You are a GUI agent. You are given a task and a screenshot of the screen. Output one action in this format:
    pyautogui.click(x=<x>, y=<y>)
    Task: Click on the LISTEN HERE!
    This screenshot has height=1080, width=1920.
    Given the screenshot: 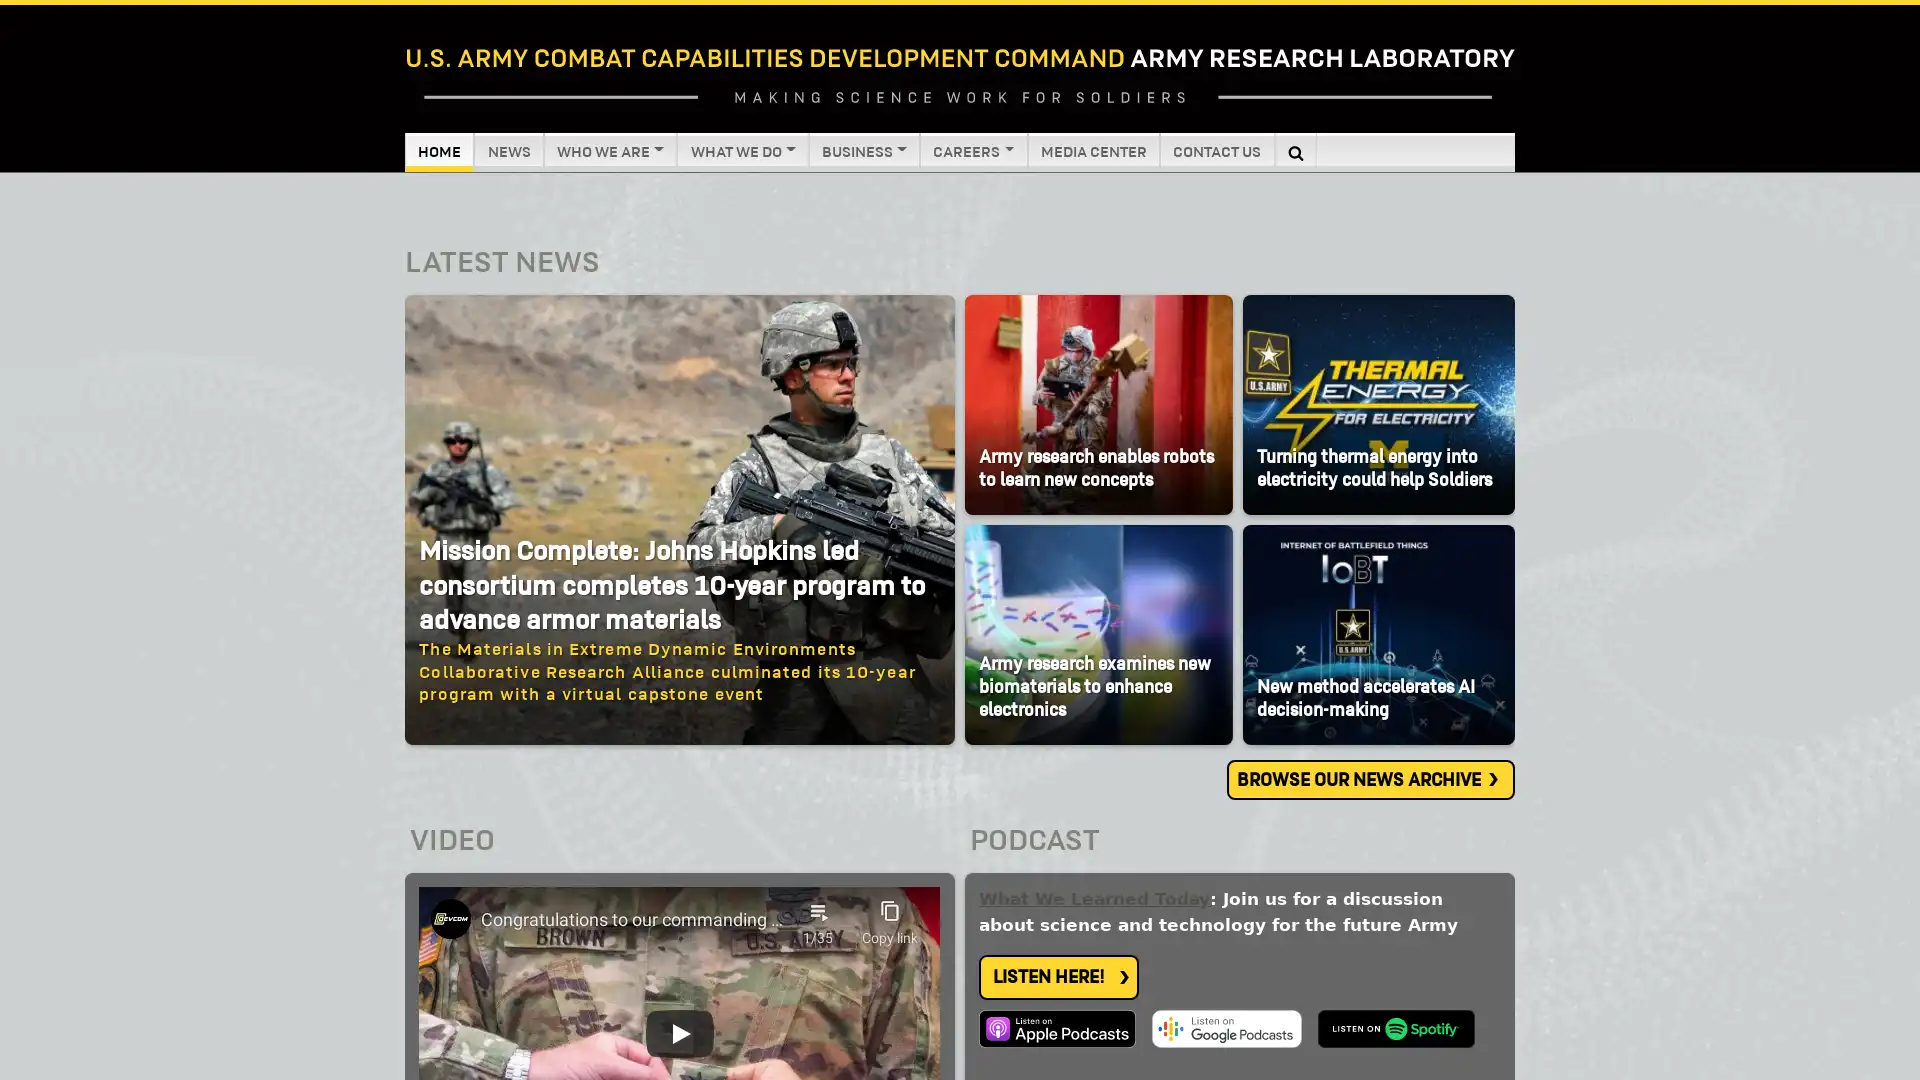 What is the action you would take?
    pyautogui.click(x=1058, y=975)
    